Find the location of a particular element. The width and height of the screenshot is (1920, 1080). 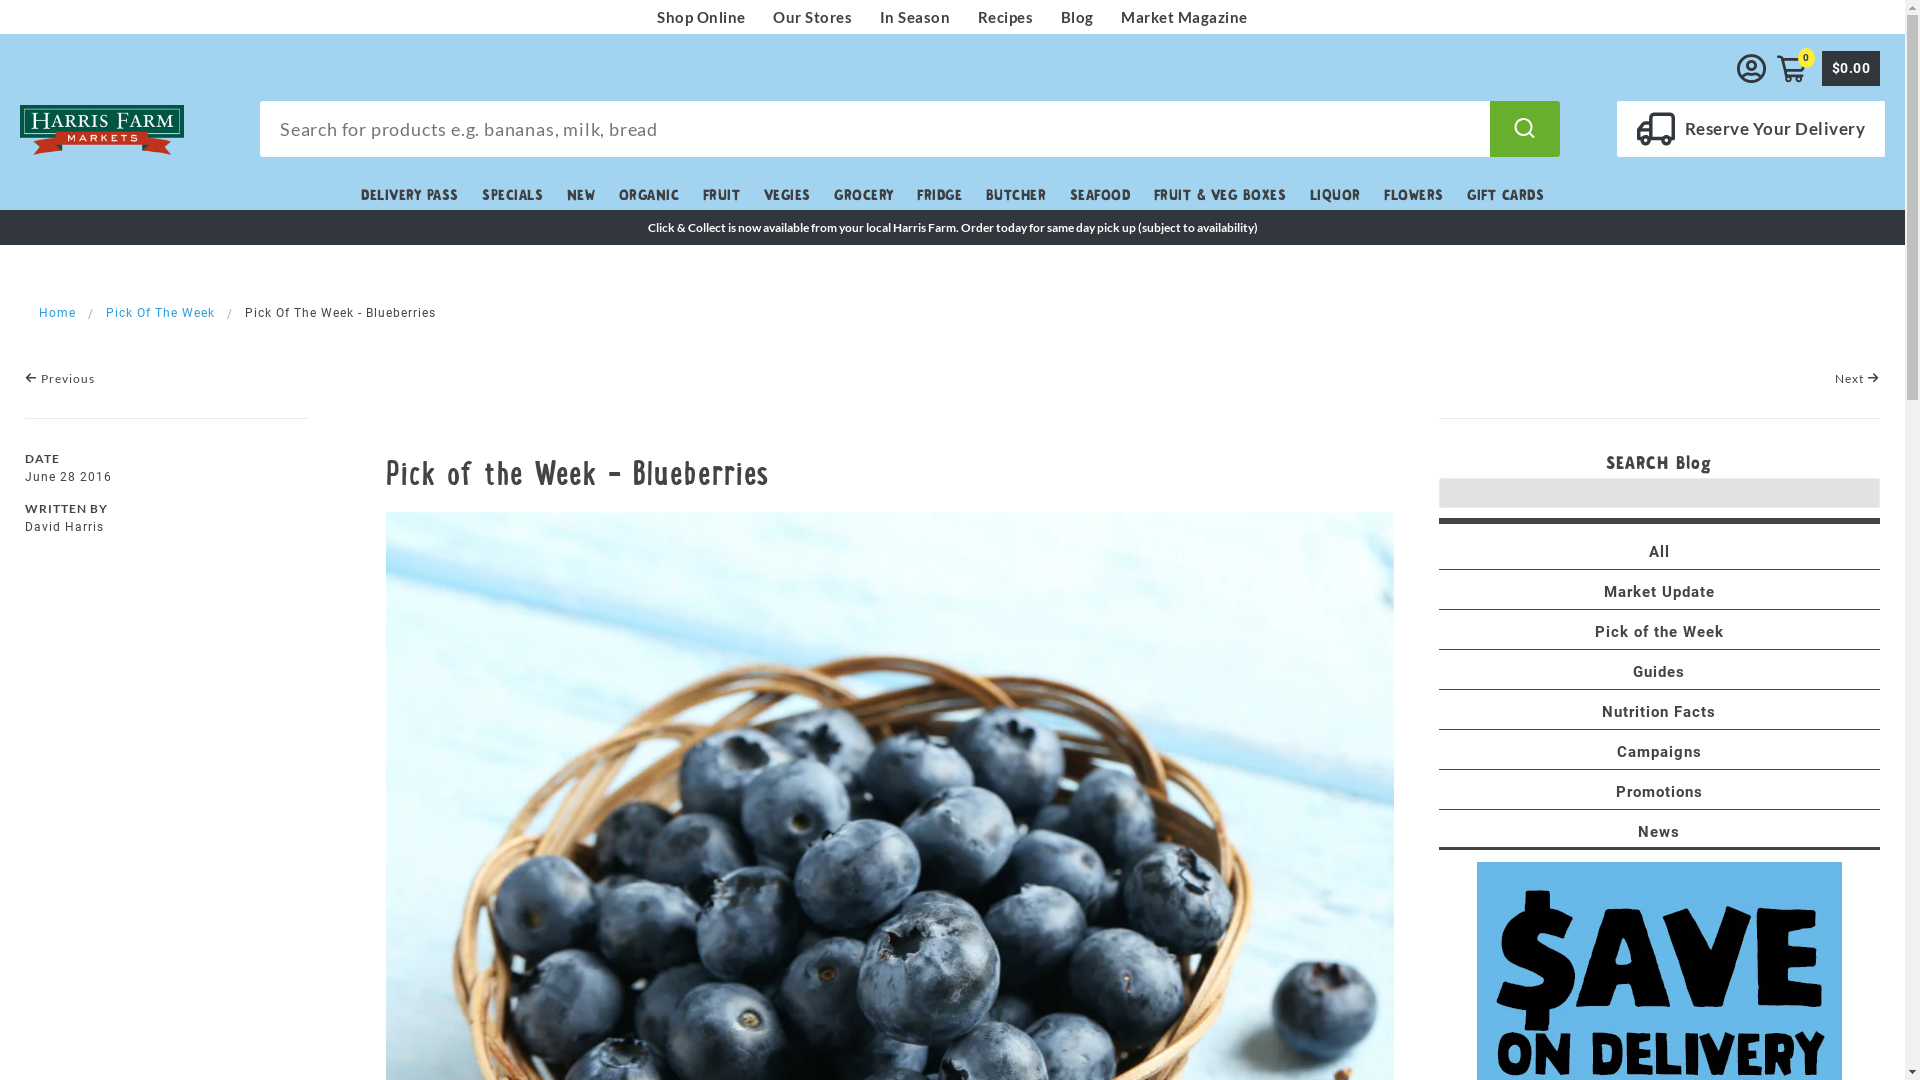

'NEW' is located at coordinates (579, 195).